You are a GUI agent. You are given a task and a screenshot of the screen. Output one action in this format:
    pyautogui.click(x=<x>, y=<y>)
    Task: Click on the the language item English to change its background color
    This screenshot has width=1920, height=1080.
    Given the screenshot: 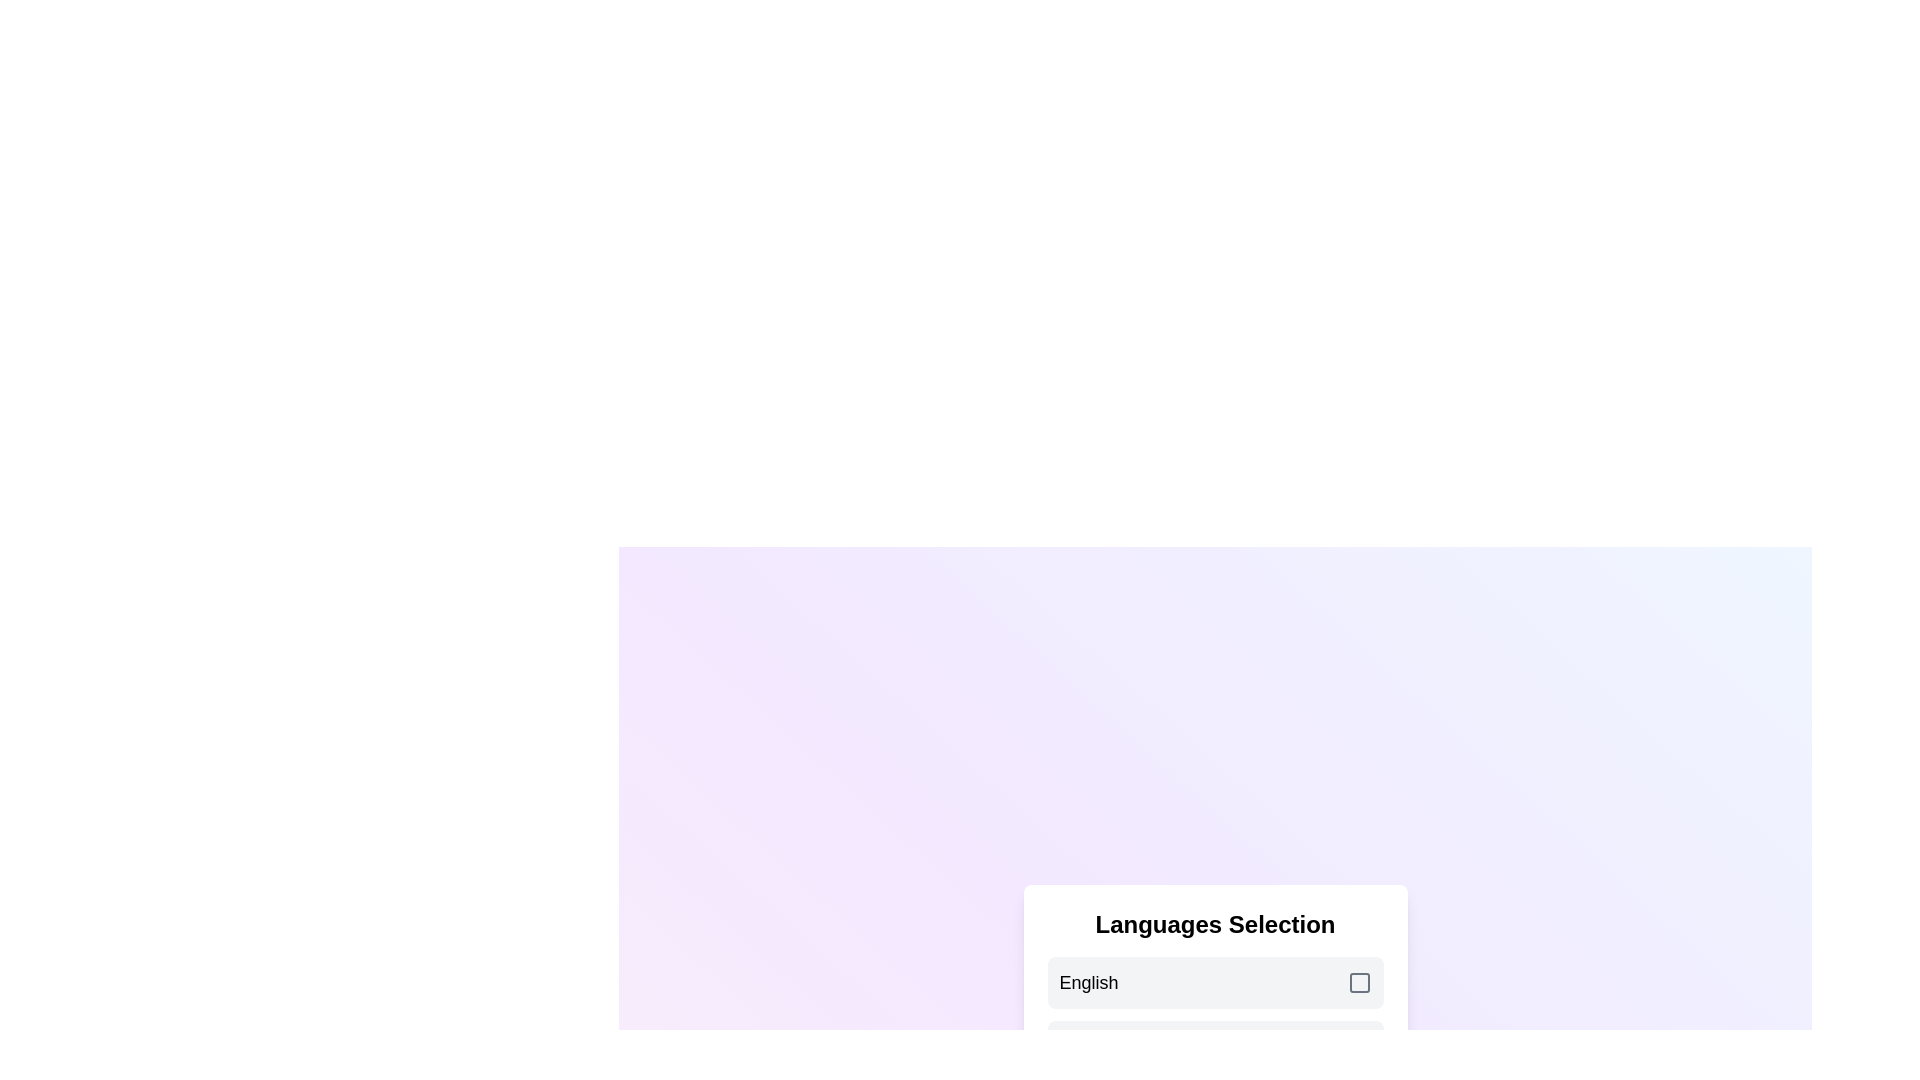 What is the action you would take?
    pyautogui.click(x=1214, y=982)
    